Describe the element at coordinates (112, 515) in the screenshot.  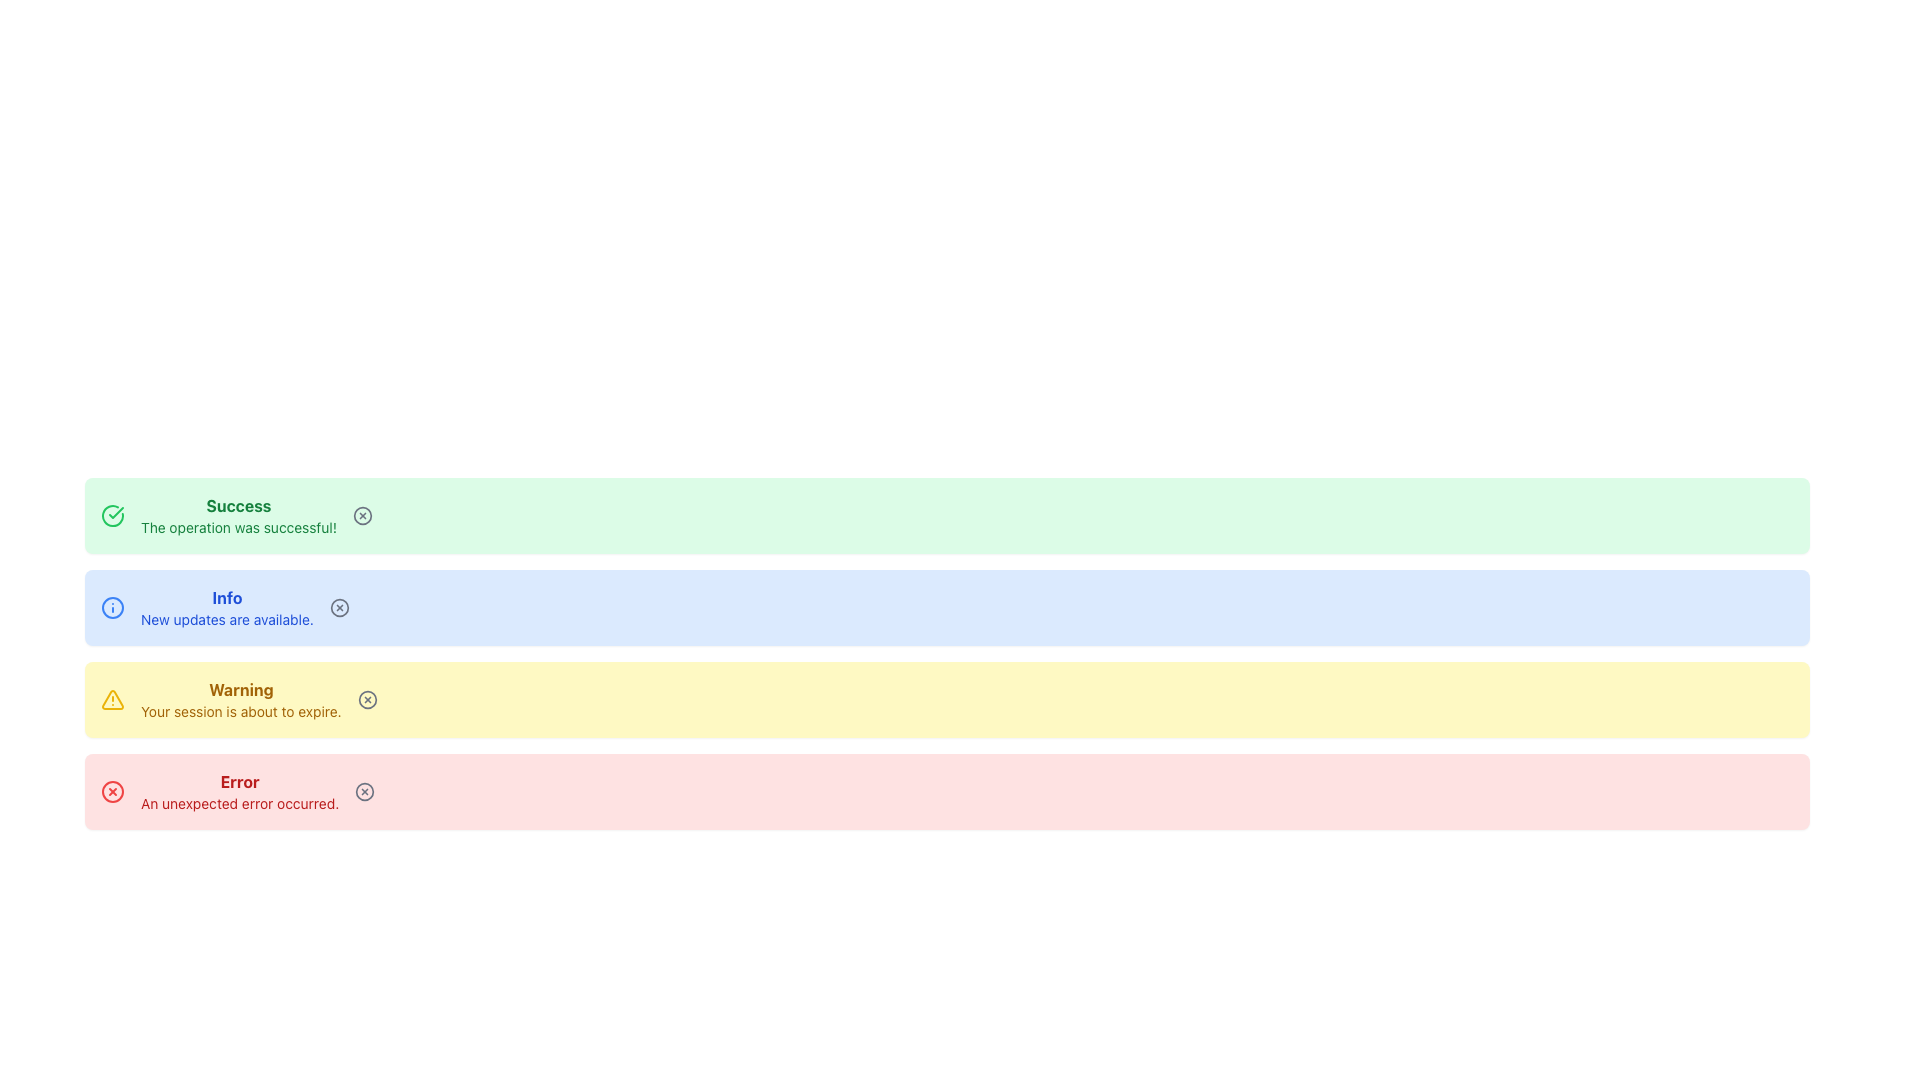
I see `the circular outline of the success icon located on the left side of the green 'Success' notification bar near the upper section of the interface` at that location.